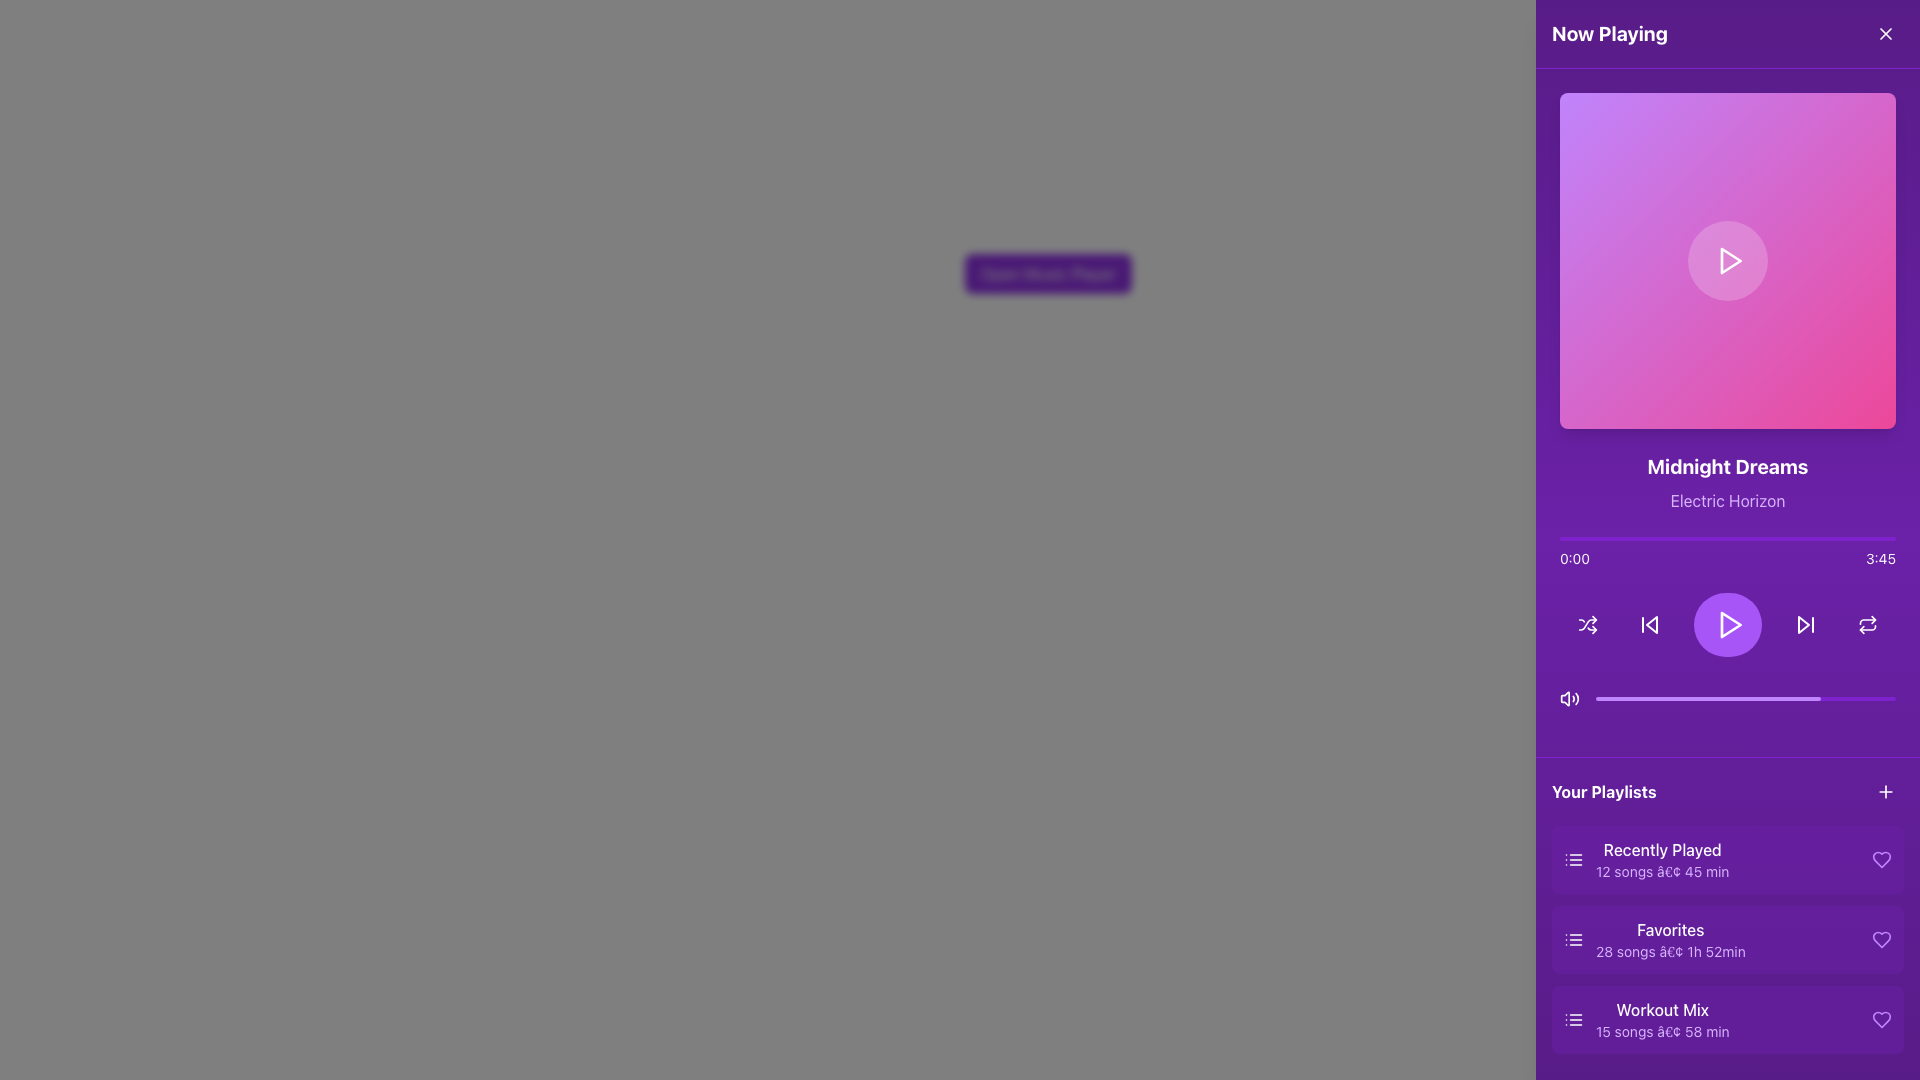  I want to click on the close button located at the top-right corner of the 'Now Playing' panel, so click(1885, 34).